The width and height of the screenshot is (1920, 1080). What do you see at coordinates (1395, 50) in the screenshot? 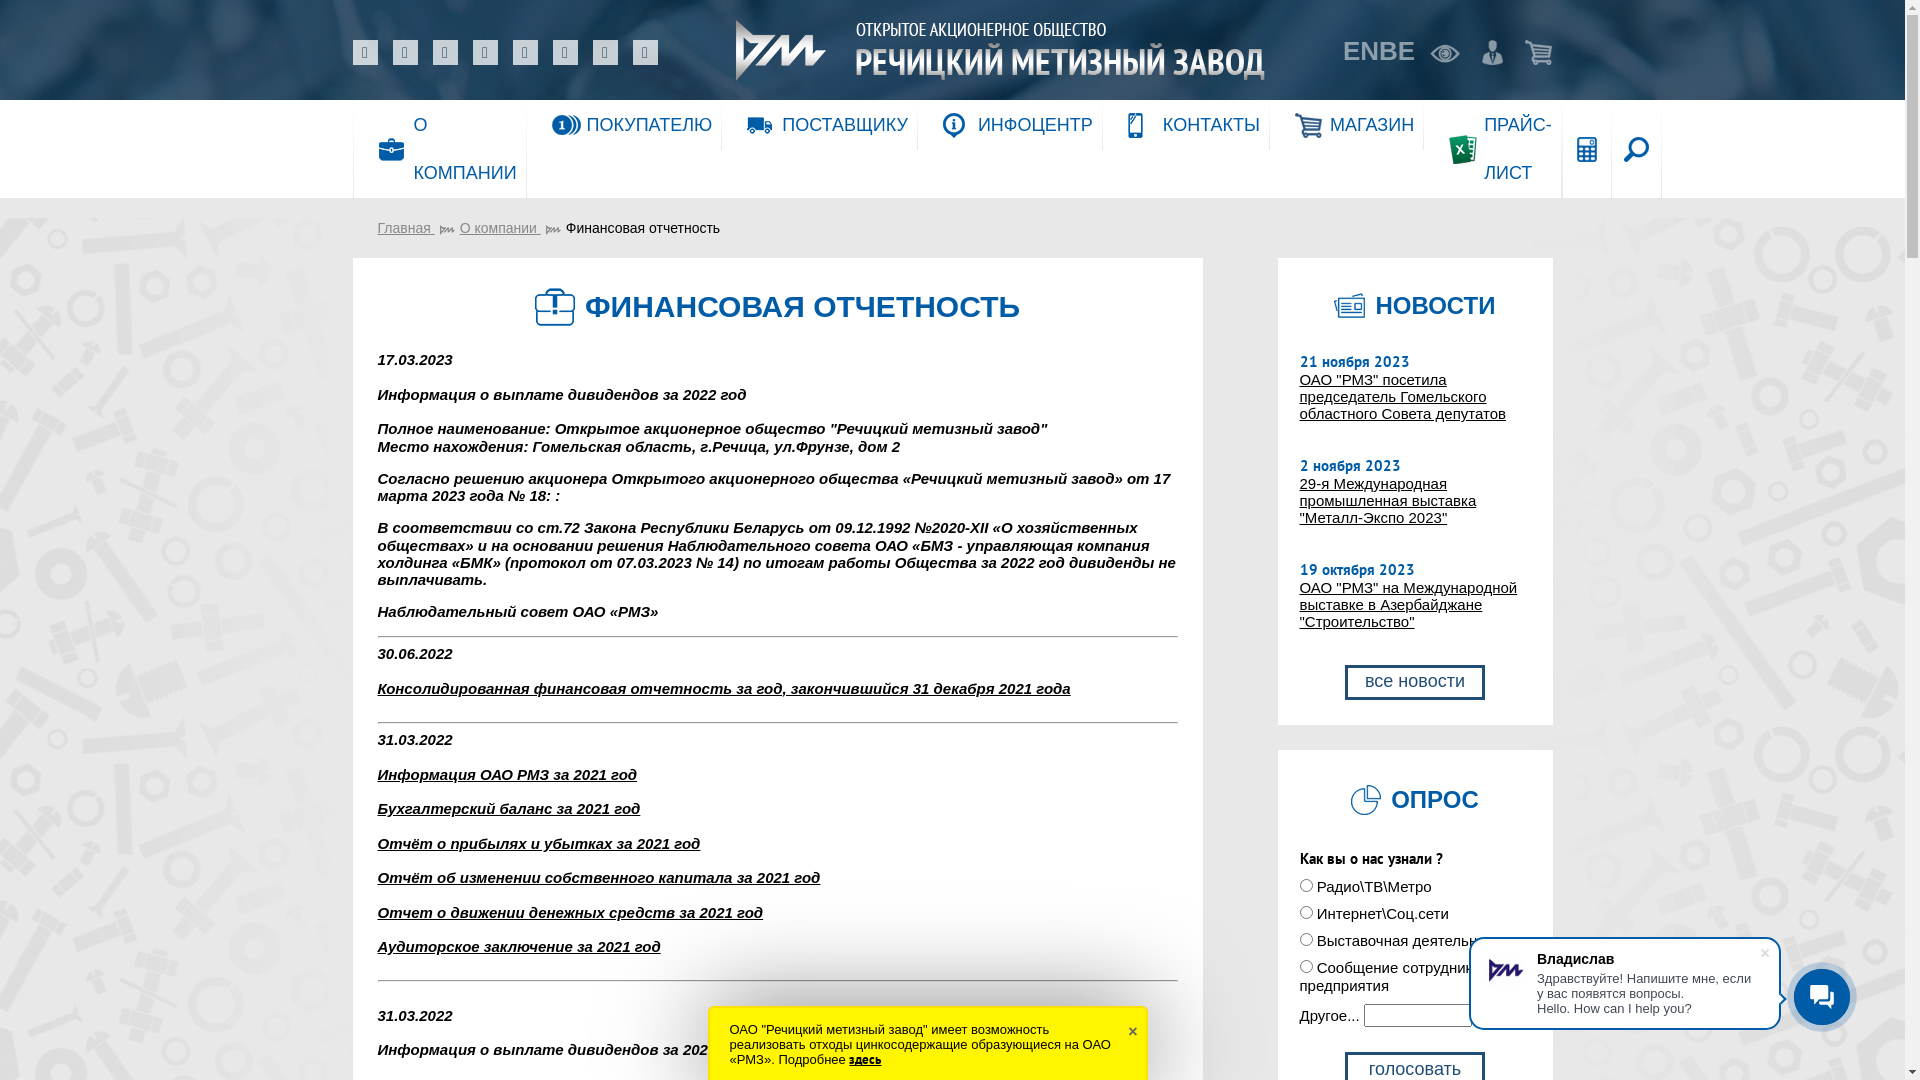
I see `'BE'` at bounding box center [1395, 50].